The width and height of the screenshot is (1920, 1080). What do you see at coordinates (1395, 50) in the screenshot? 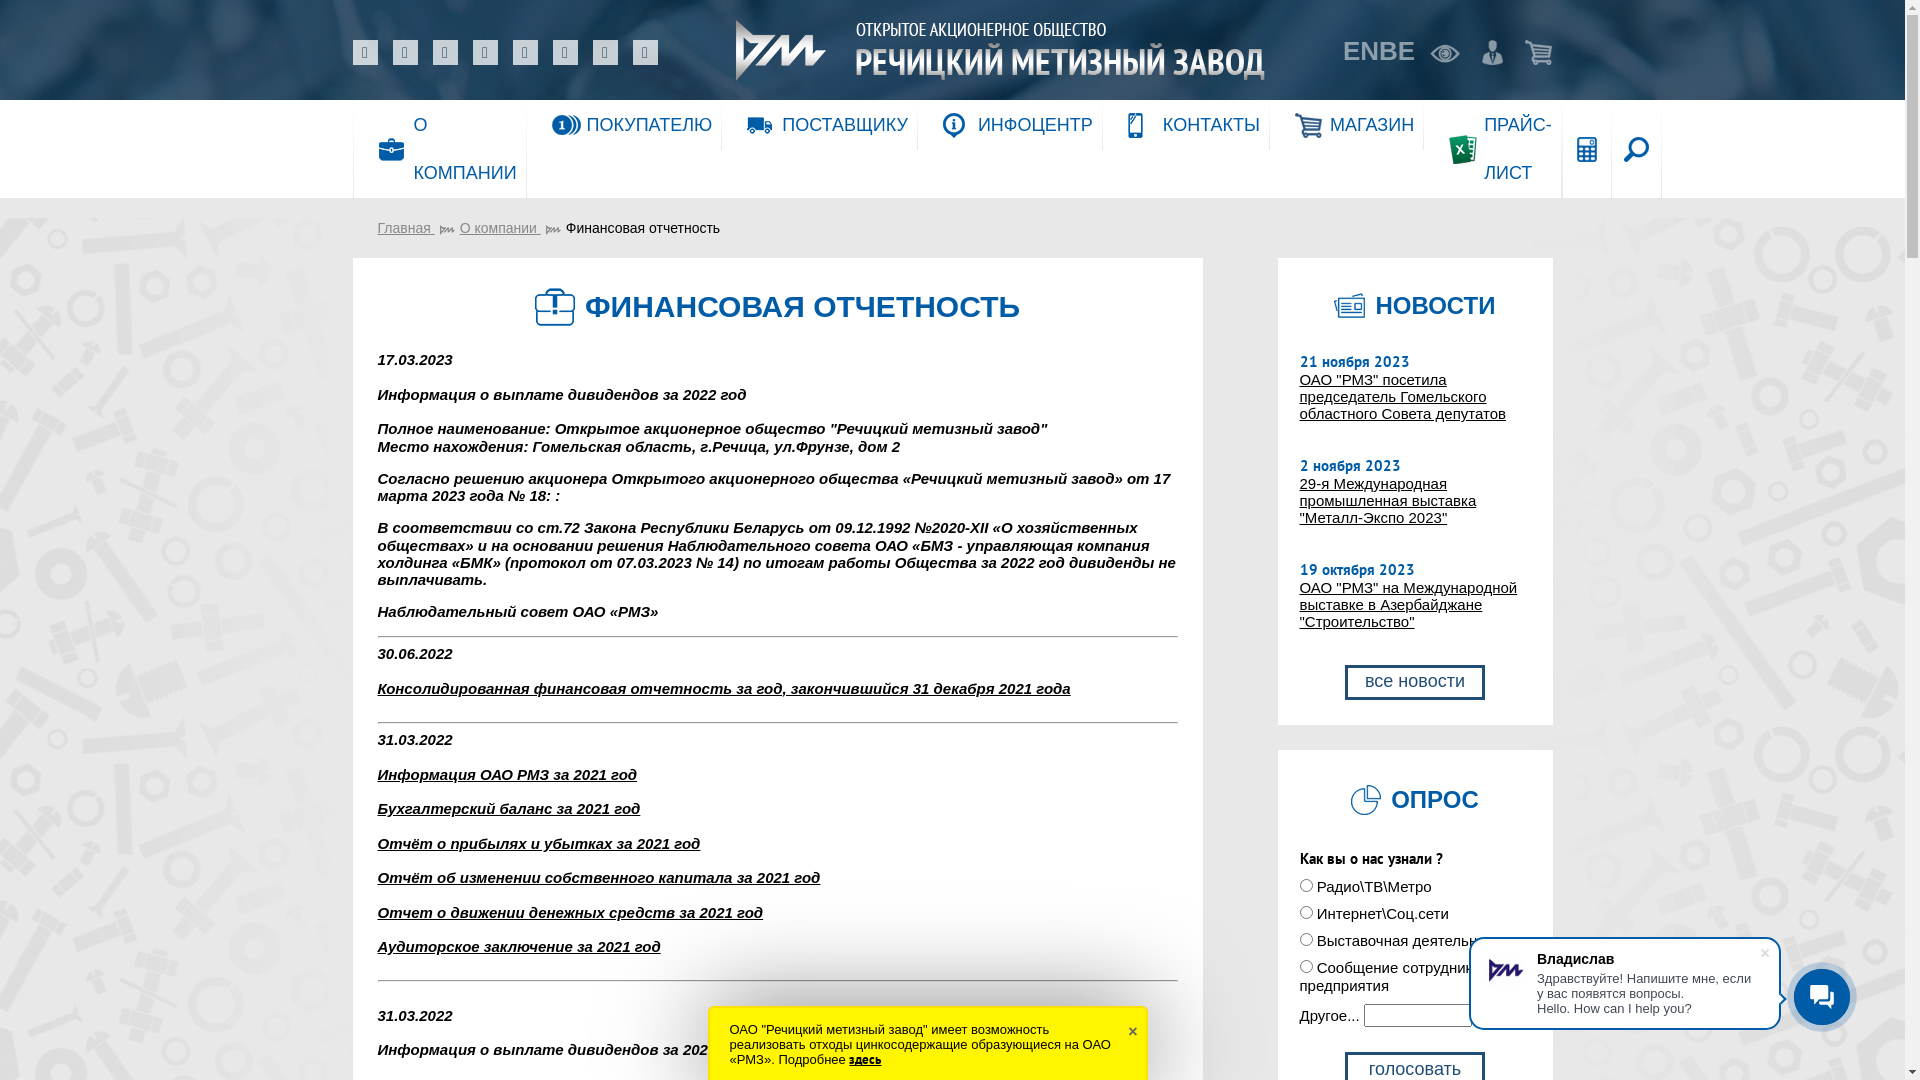
I see `'BE'` at bounding box center [1395, 50].